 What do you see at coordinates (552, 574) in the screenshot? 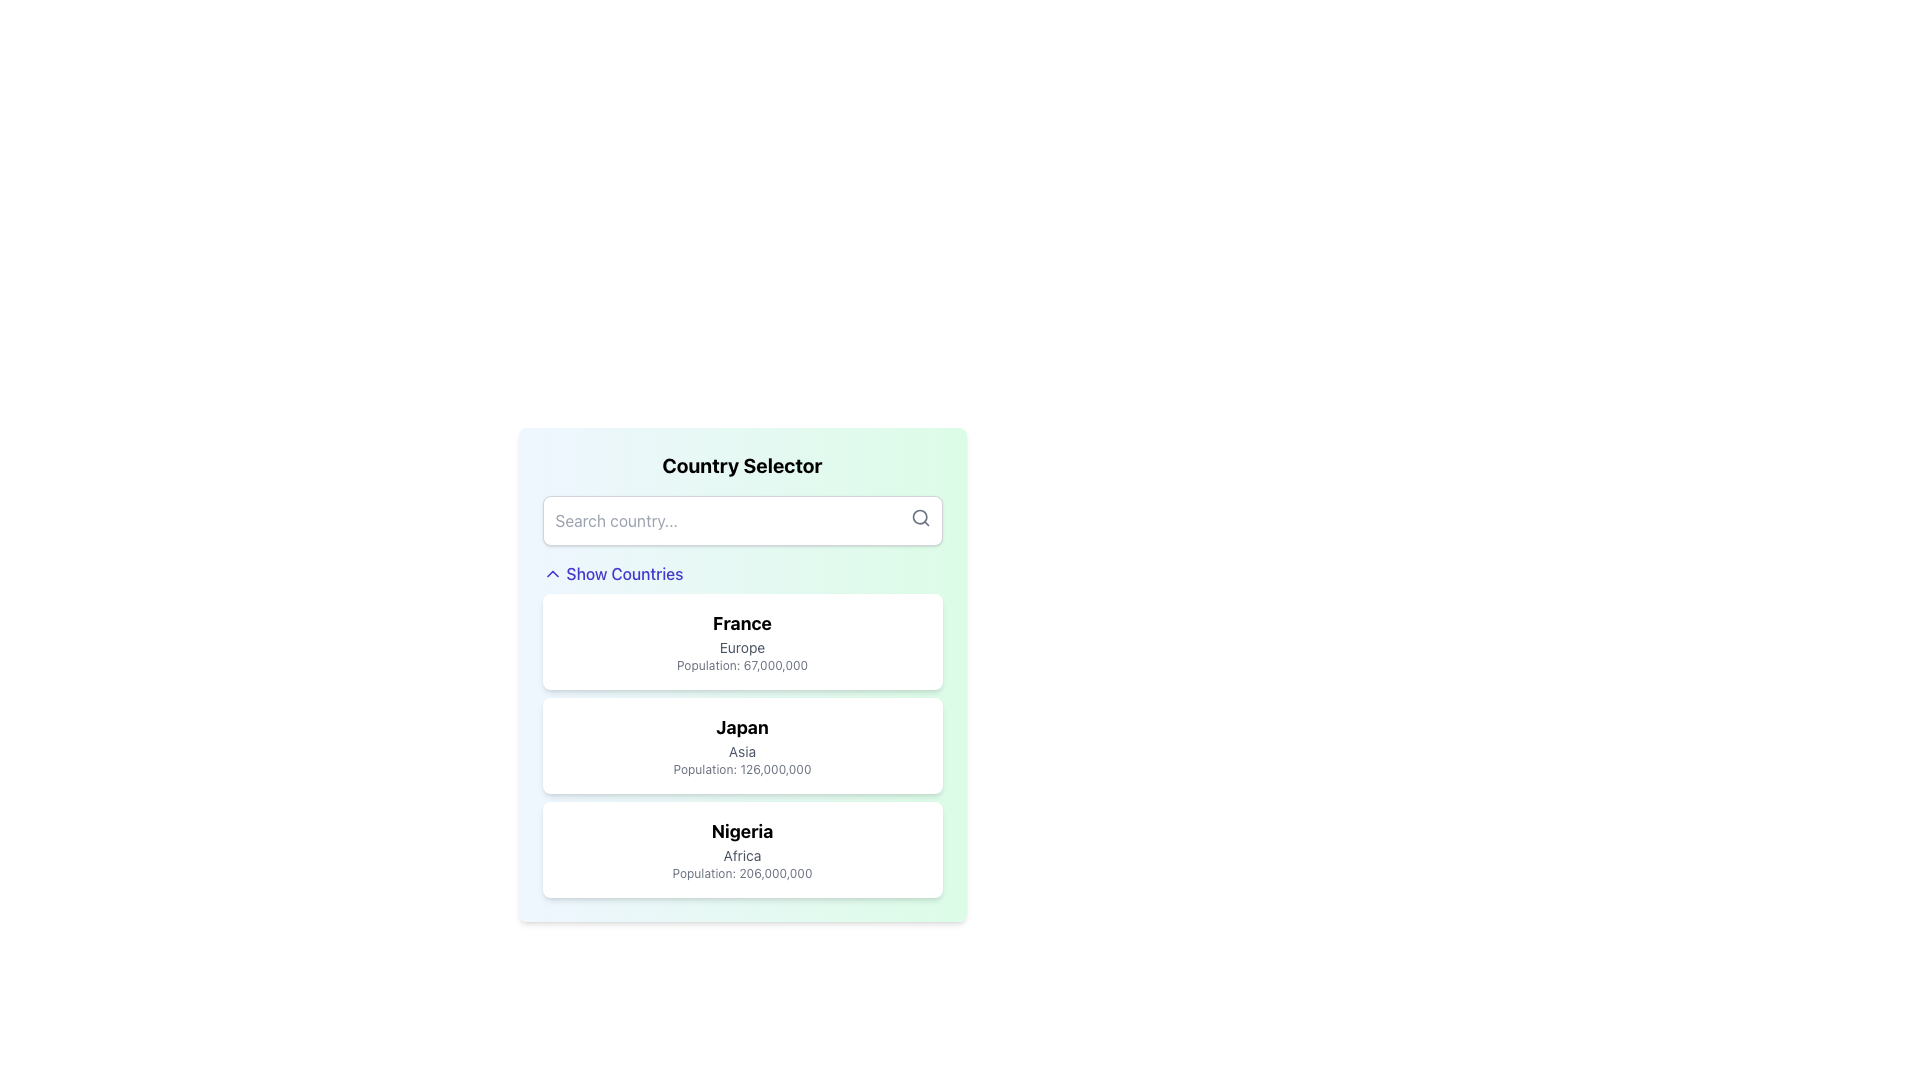
I see `the upward-pointing chevron icon, which is styled with a minimalistic design and located immediately to the left of the 'Show Countries' text` at bounding box center [552, 574].